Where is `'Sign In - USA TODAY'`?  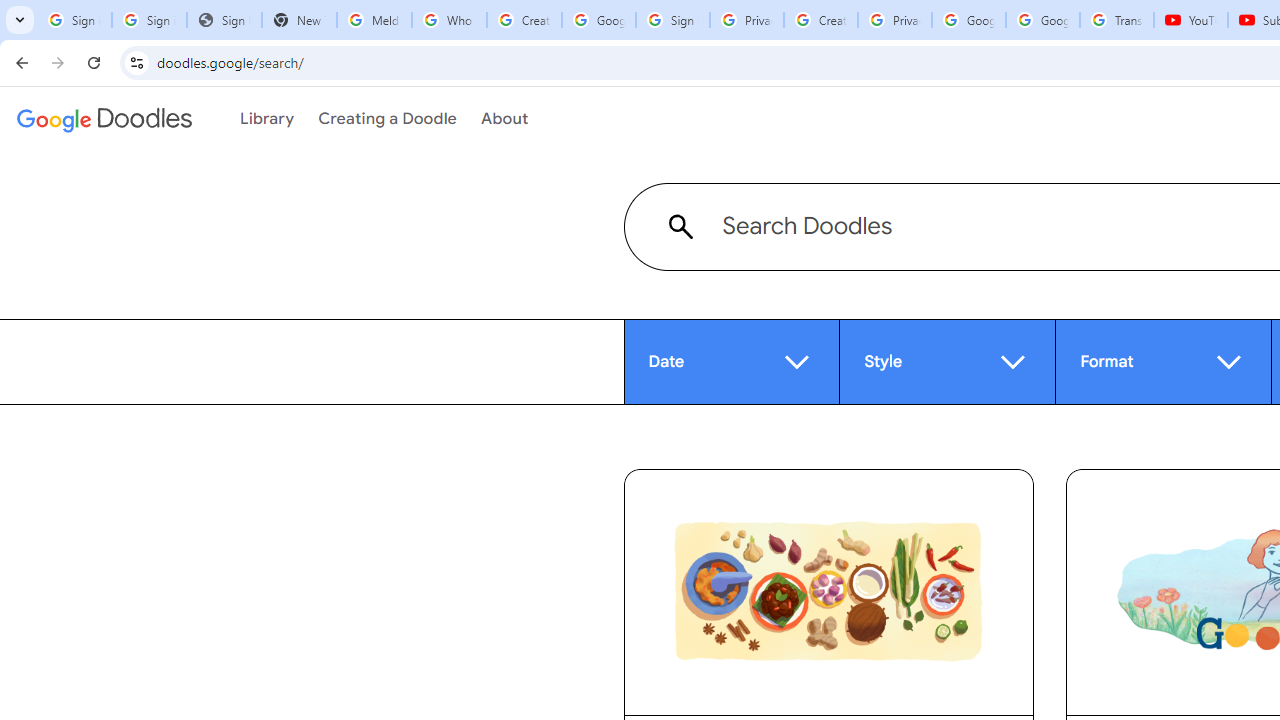 'Sign In - USA TODAY' is located at coordinates (224, 20).